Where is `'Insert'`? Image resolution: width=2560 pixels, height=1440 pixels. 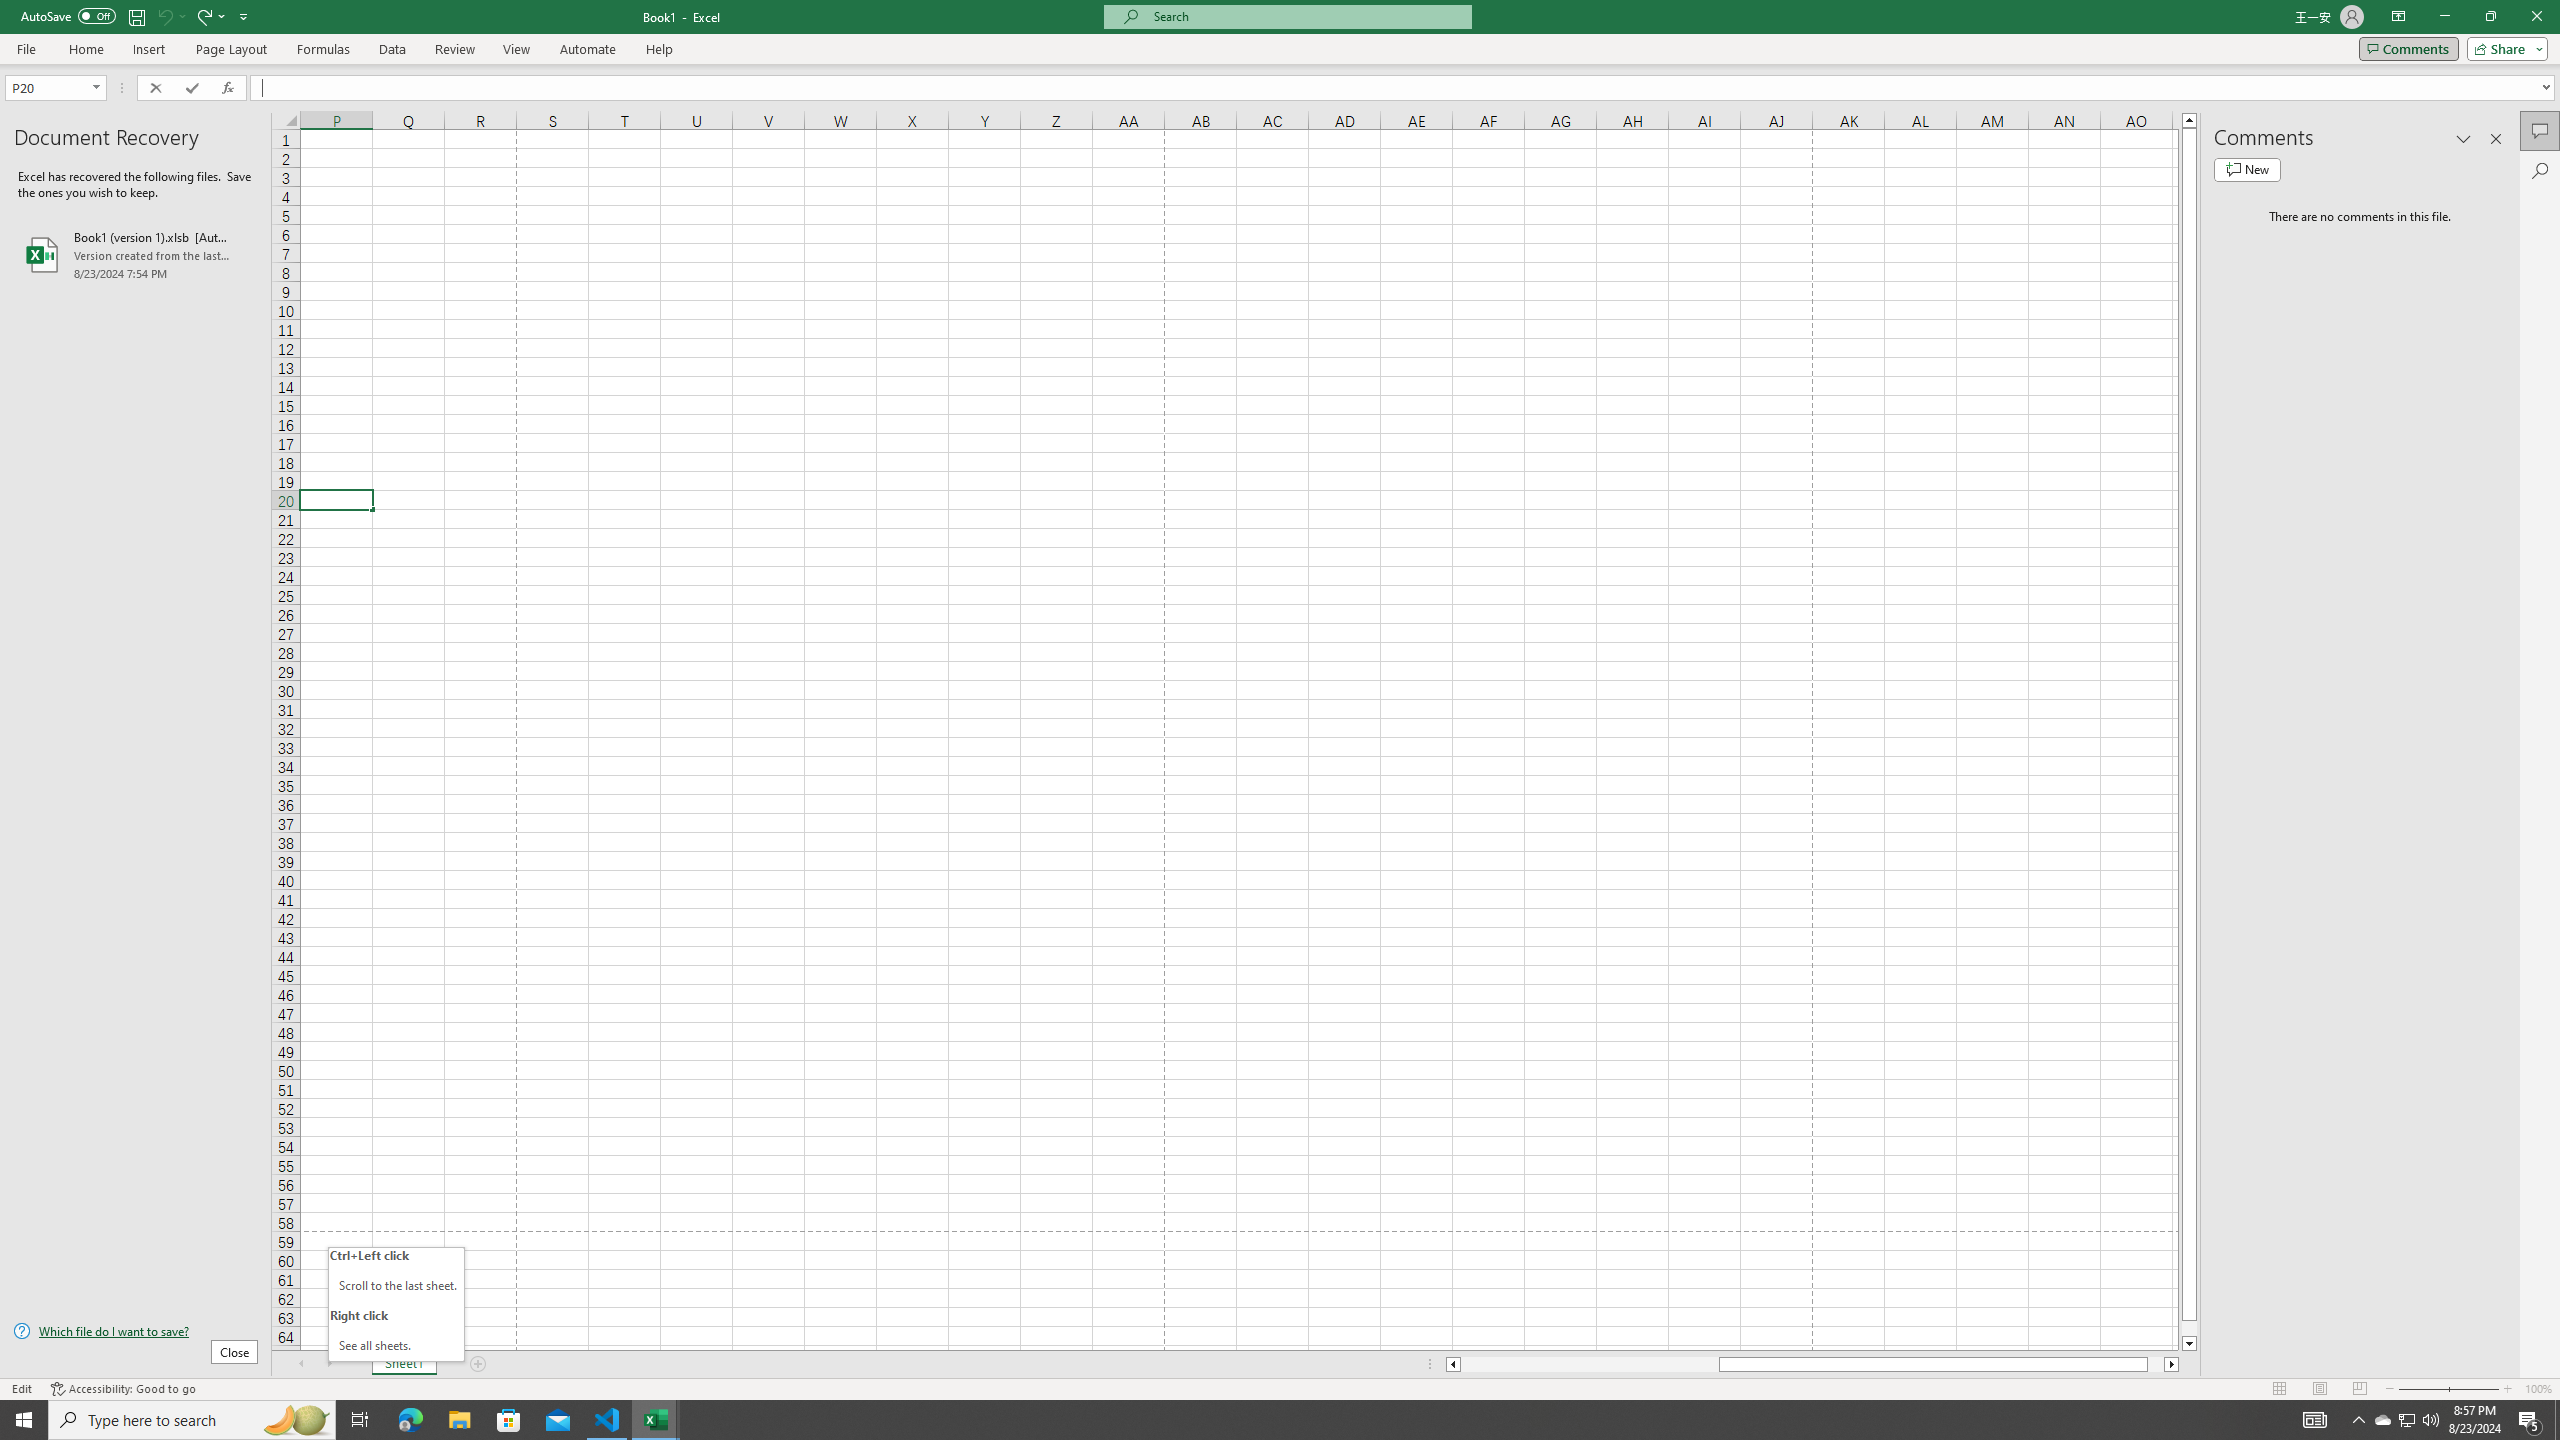
'Insert' is located at coordinates (147, 49).